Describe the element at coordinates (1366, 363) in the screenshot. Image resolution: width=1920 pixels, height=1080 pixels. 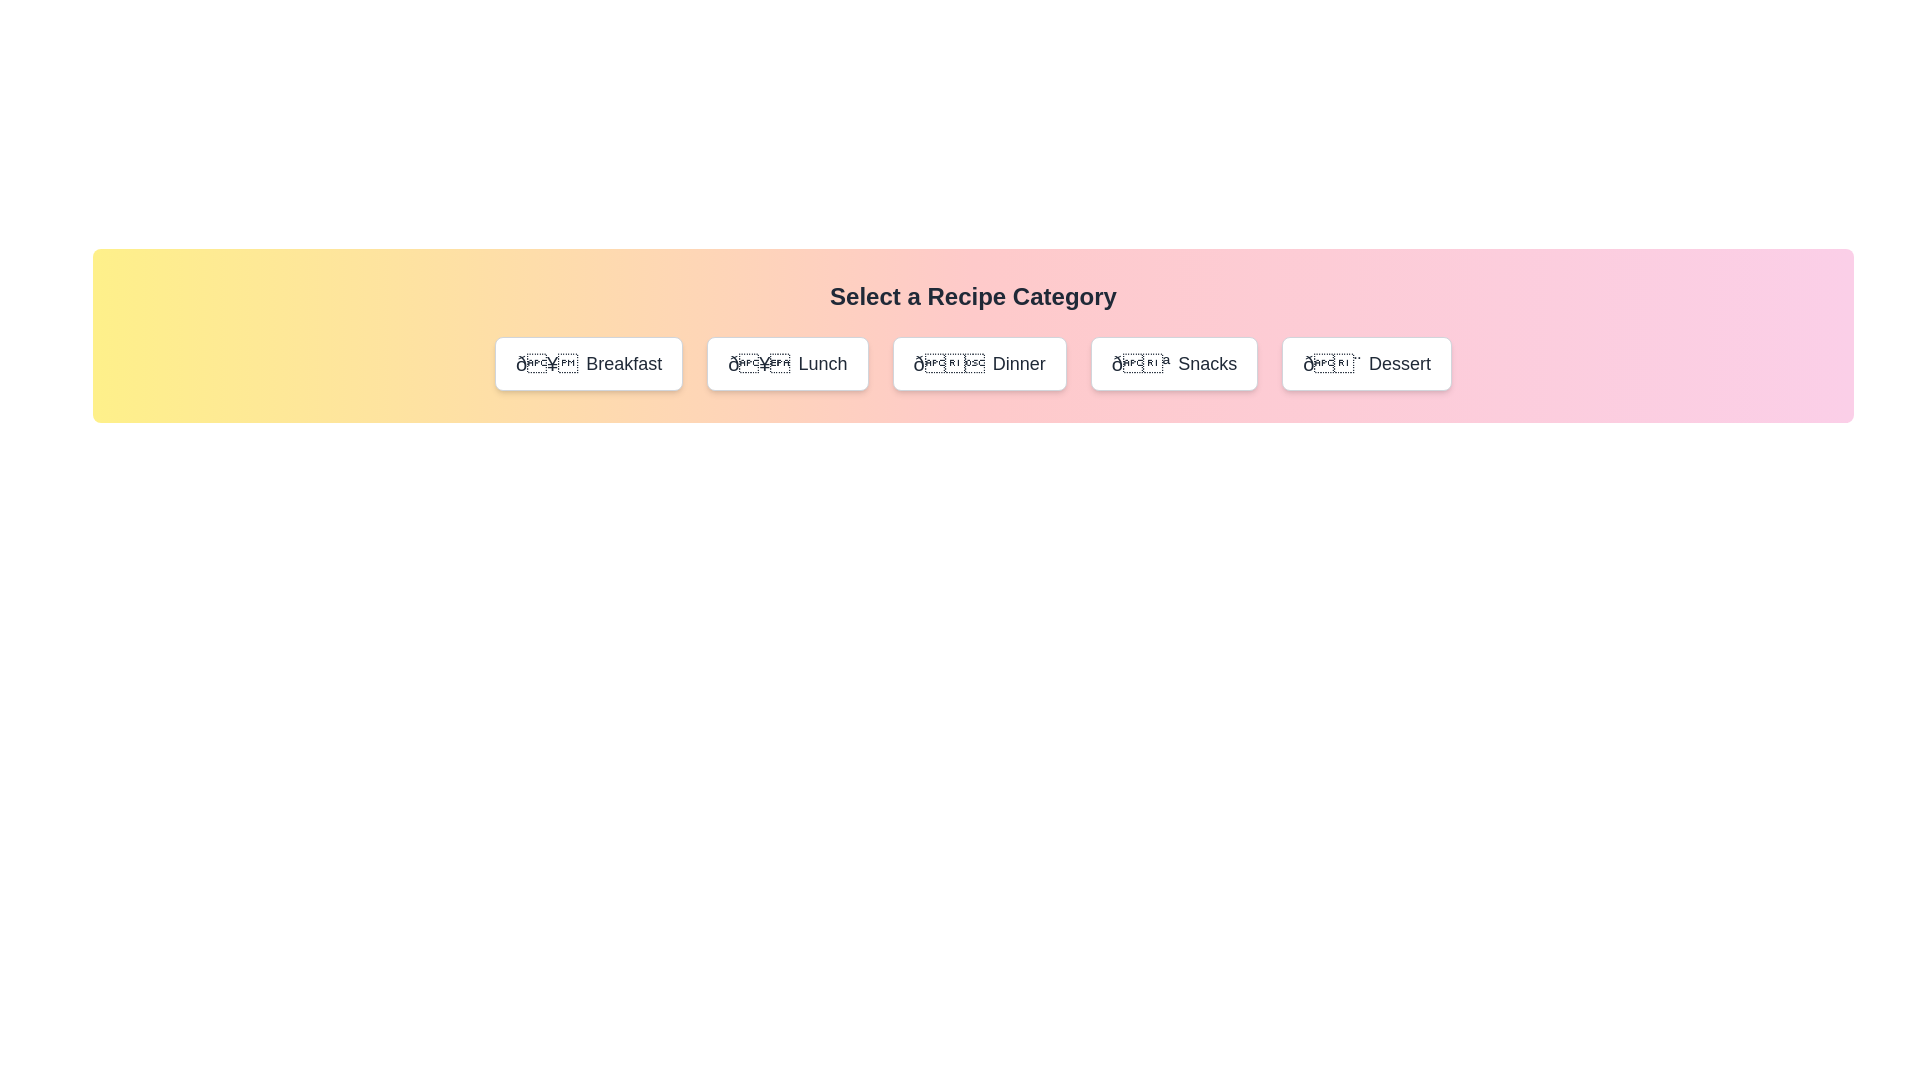
I see `the button corresponding to the category Dessert` at that location.